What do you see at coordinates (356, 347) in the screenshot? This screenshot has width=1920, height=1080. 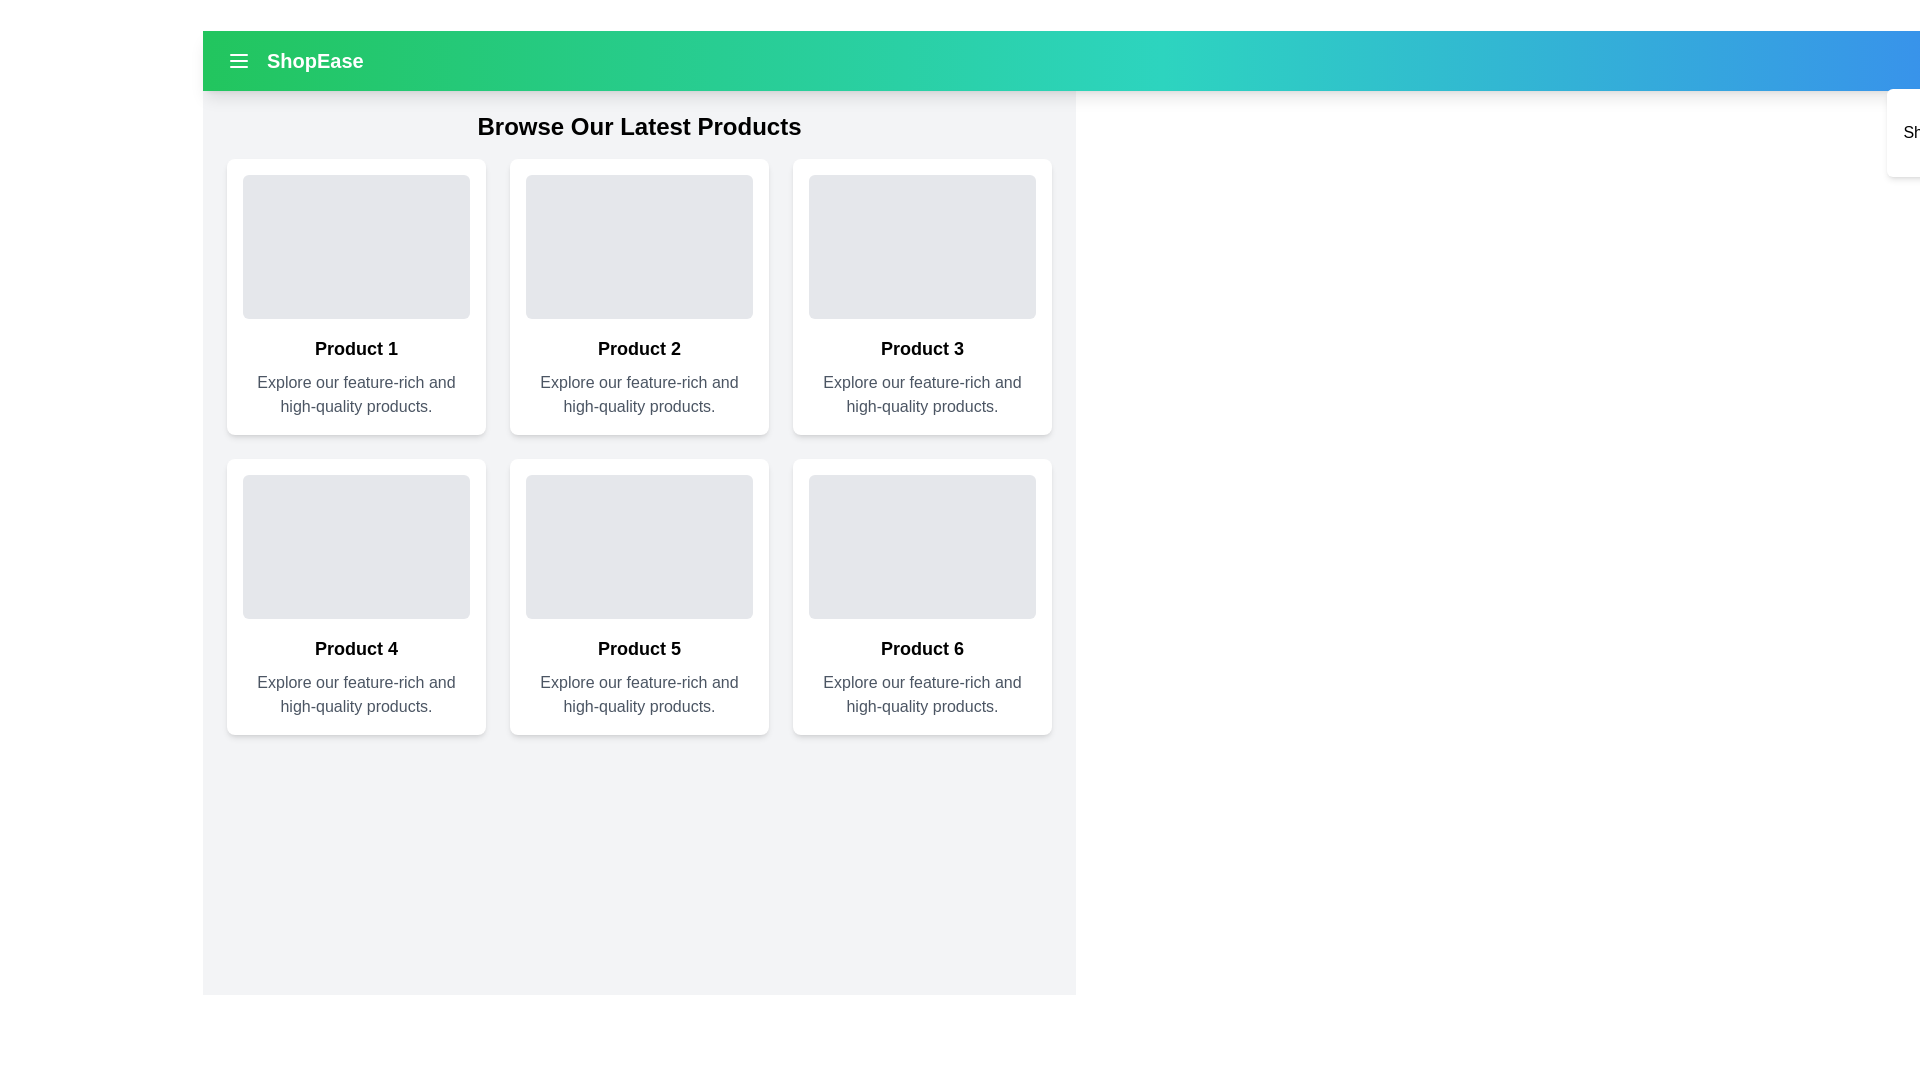 I see `the bold-styled text label 'Product 1' which is centered horizontally within its card` at bounding box center [356, 347].